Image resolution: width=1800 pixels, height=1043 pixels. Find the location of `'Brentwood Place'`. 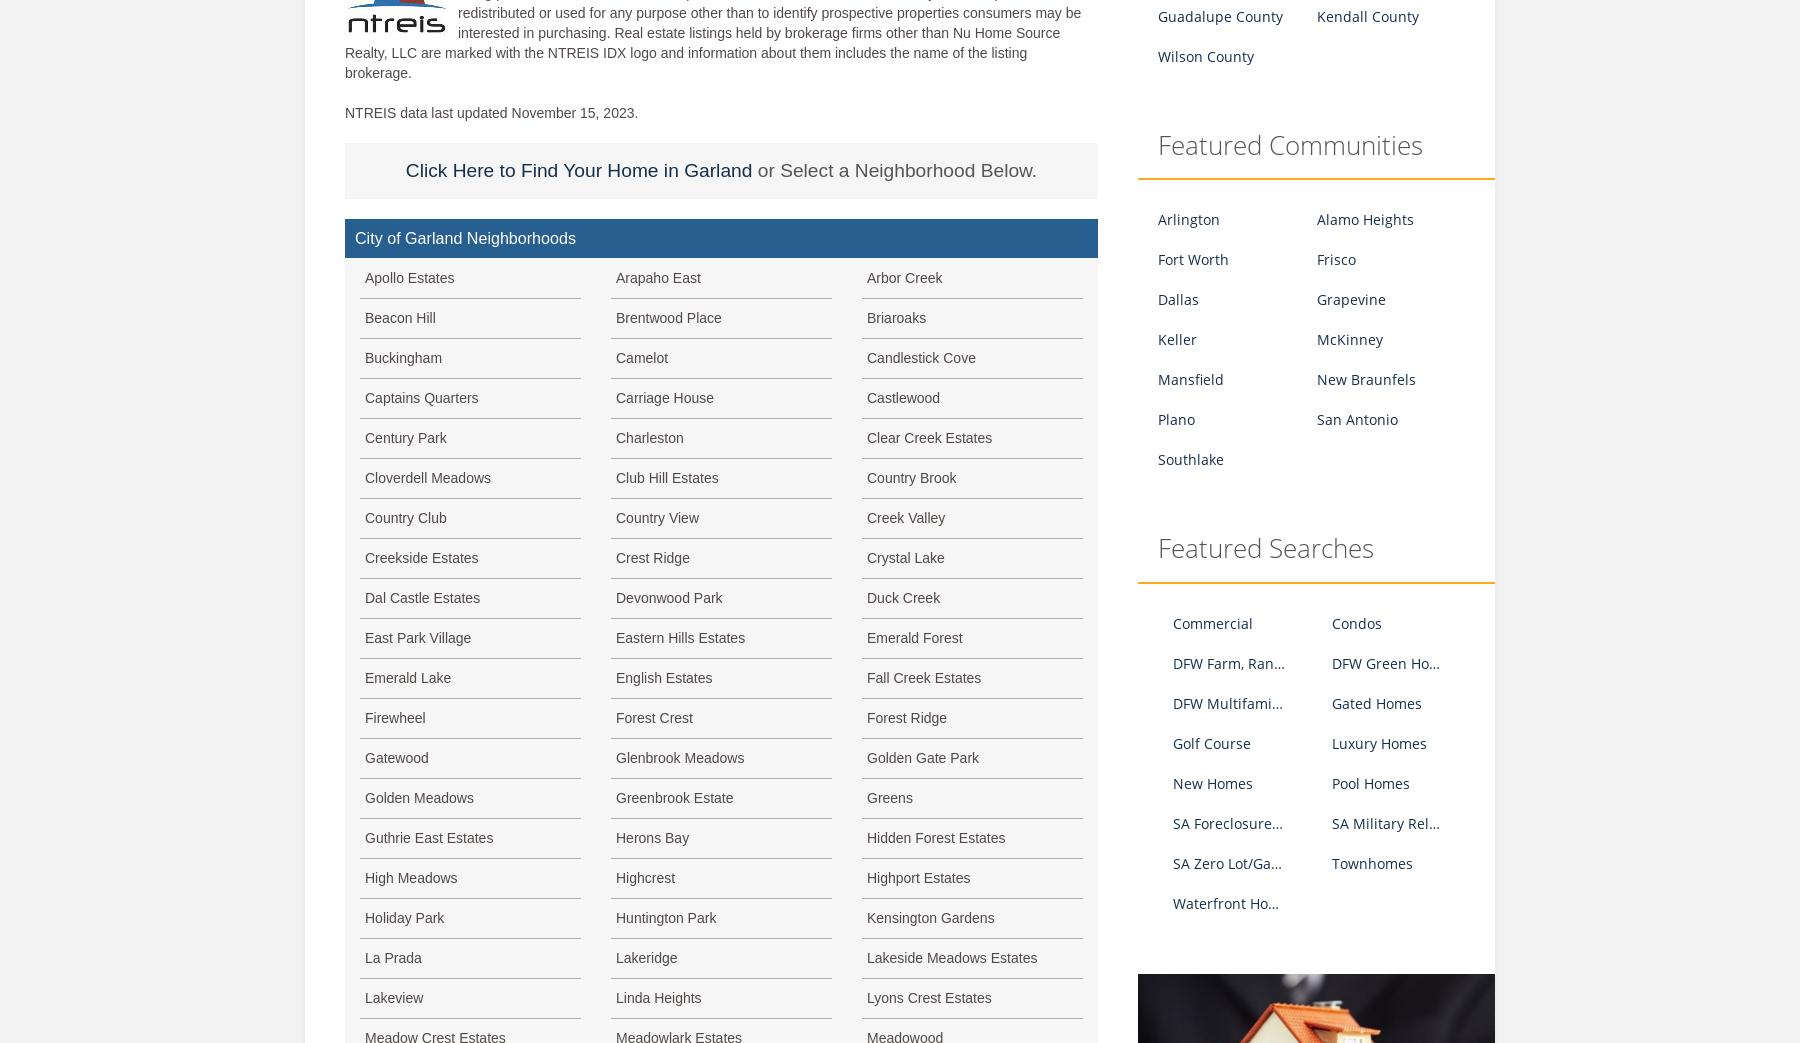

'Brentwood Place' is located at coordinates (668, 317).